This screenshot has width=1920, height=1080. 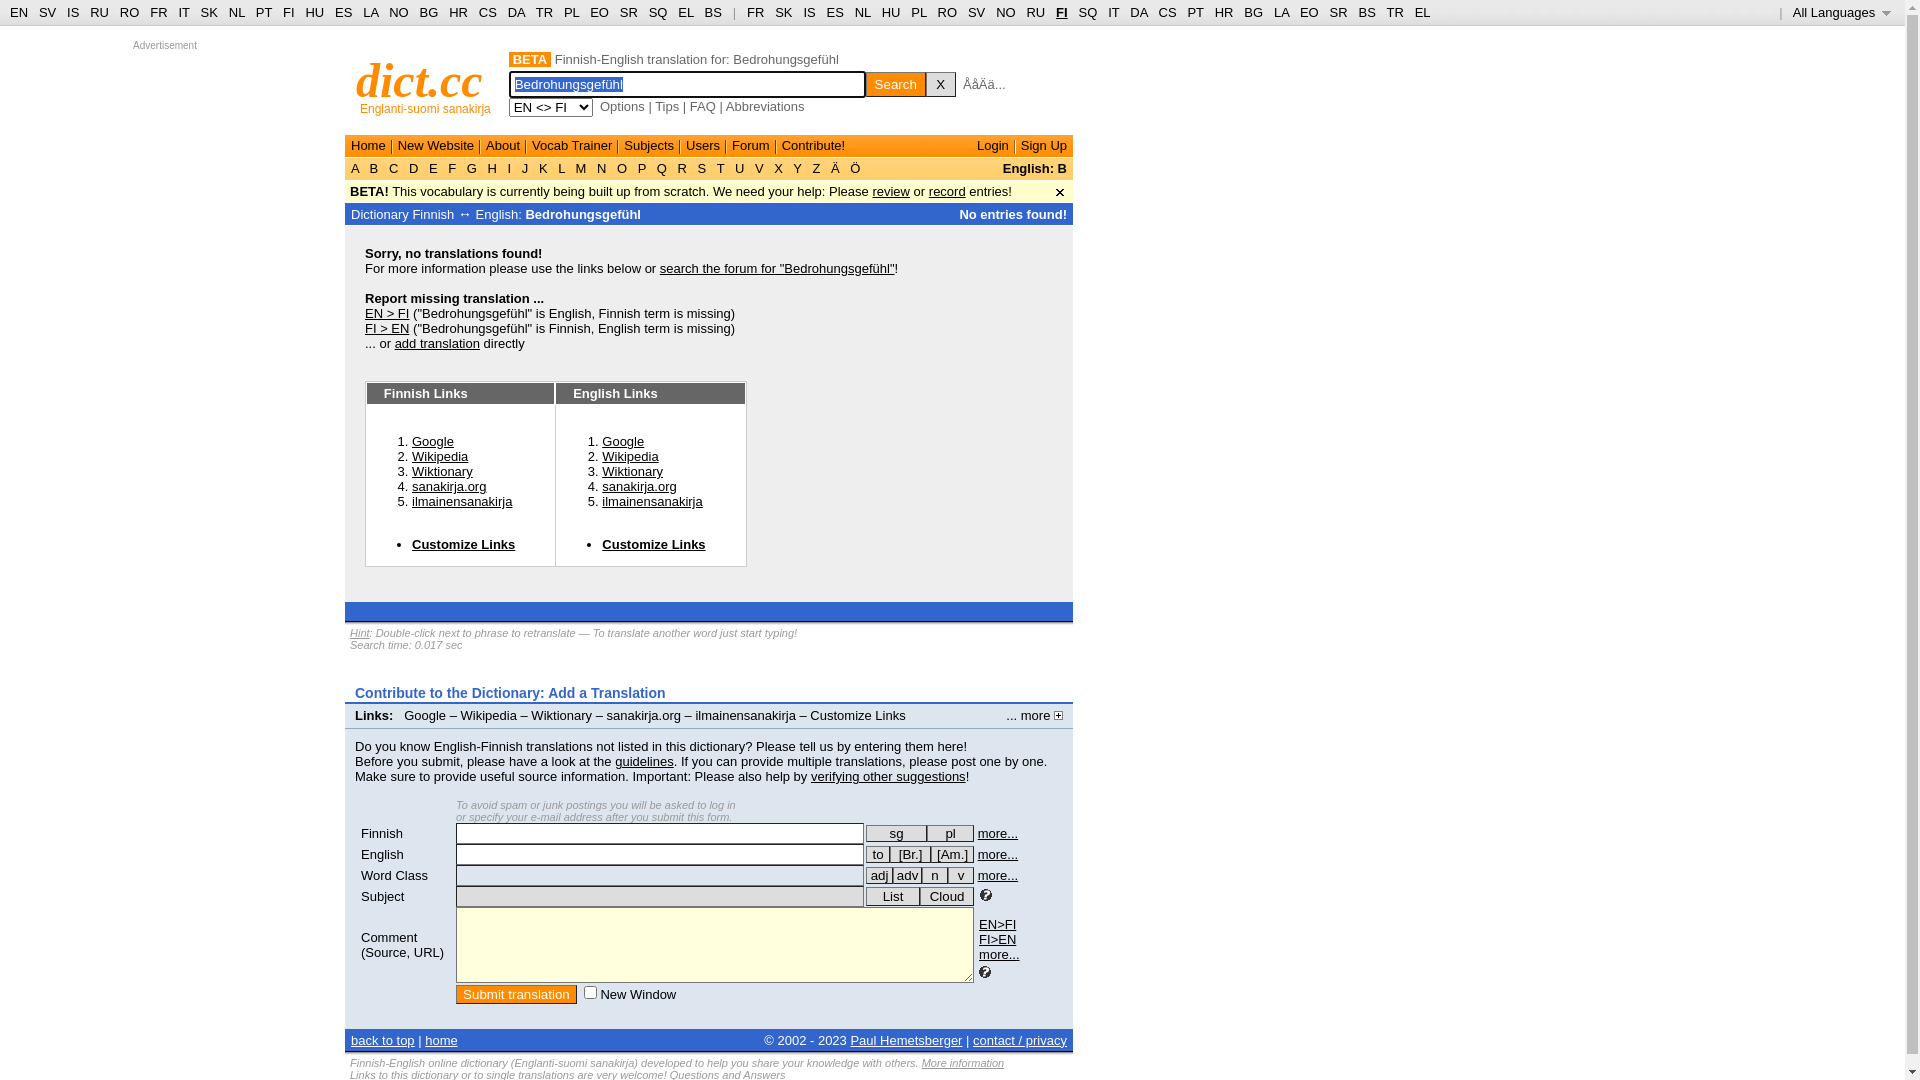 What do you see at coordinates (890, 191) in the screenshot?
I see `'review'` at bounding box center [890, 191].